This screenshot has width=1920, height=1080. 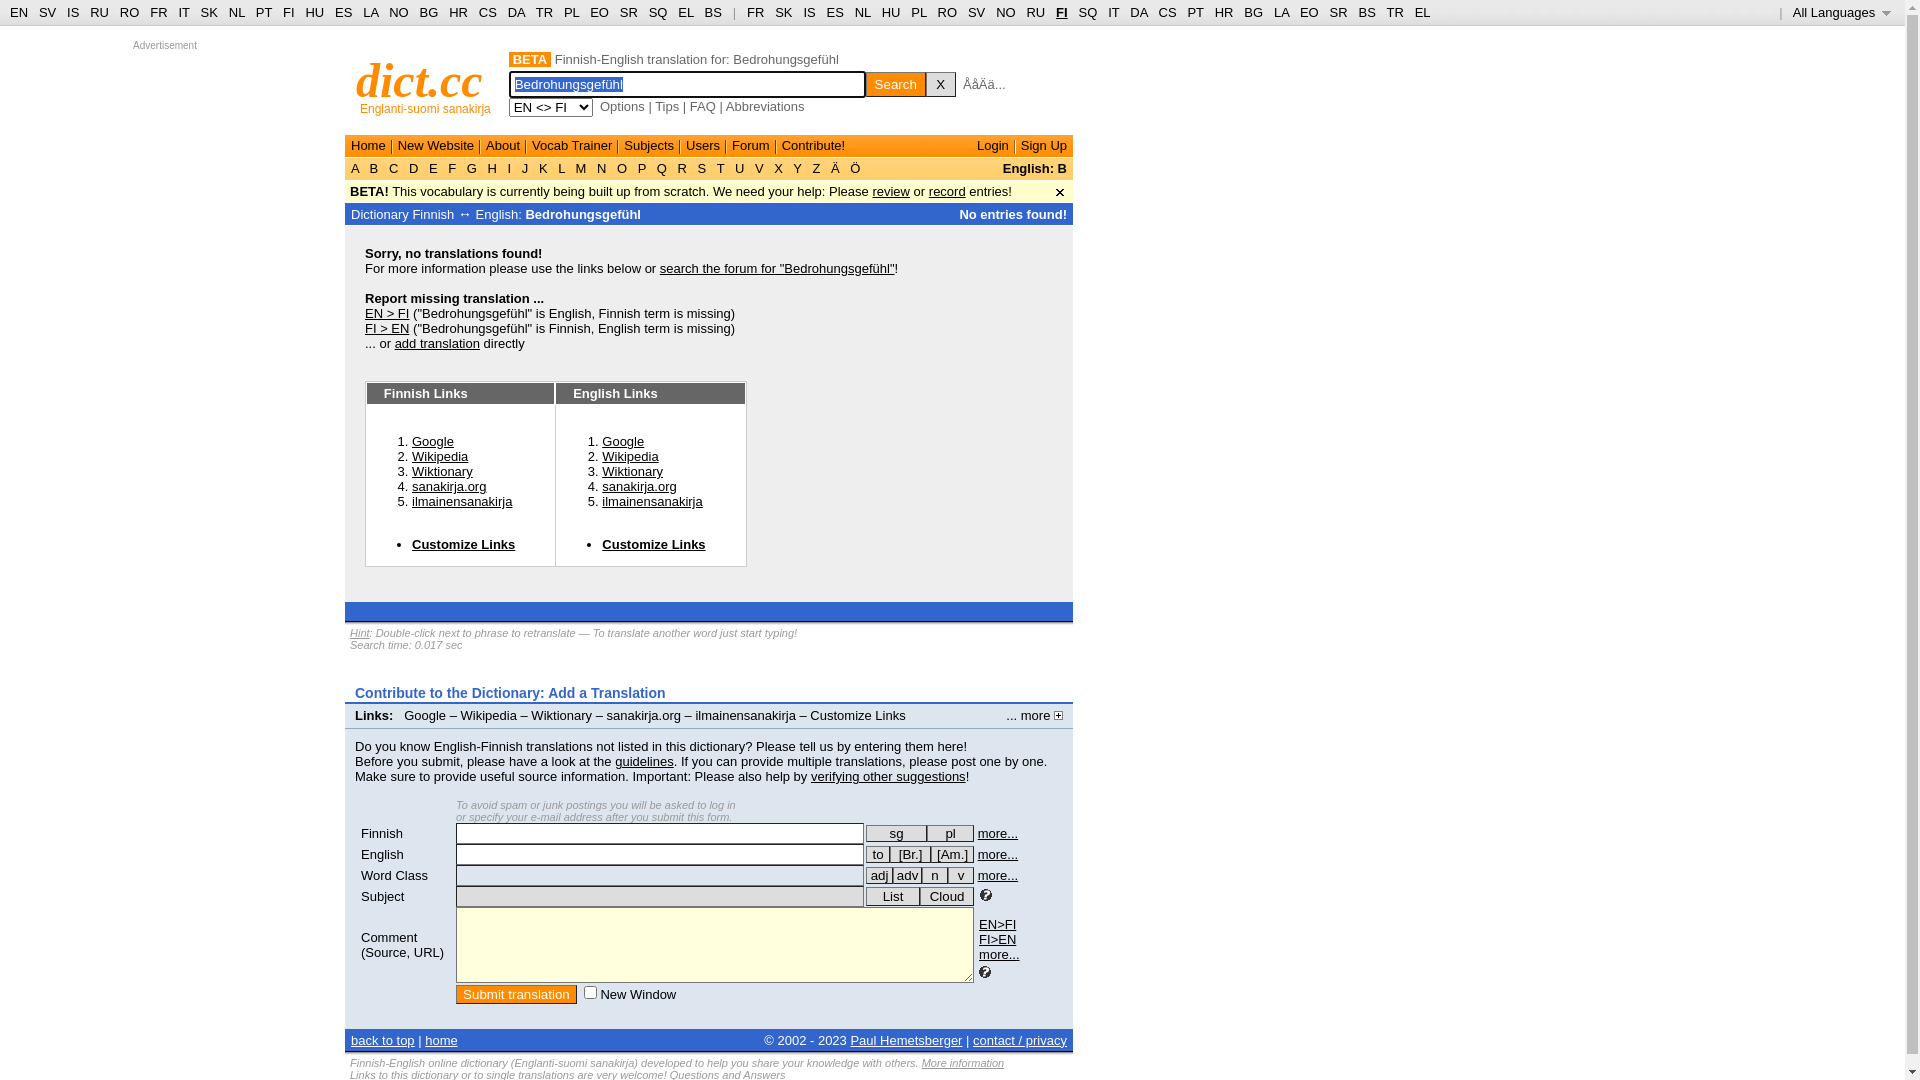 What do you see at coordinates (890, 191) in the screenshot?
I see `'review'` at bounding box center [890, 191].